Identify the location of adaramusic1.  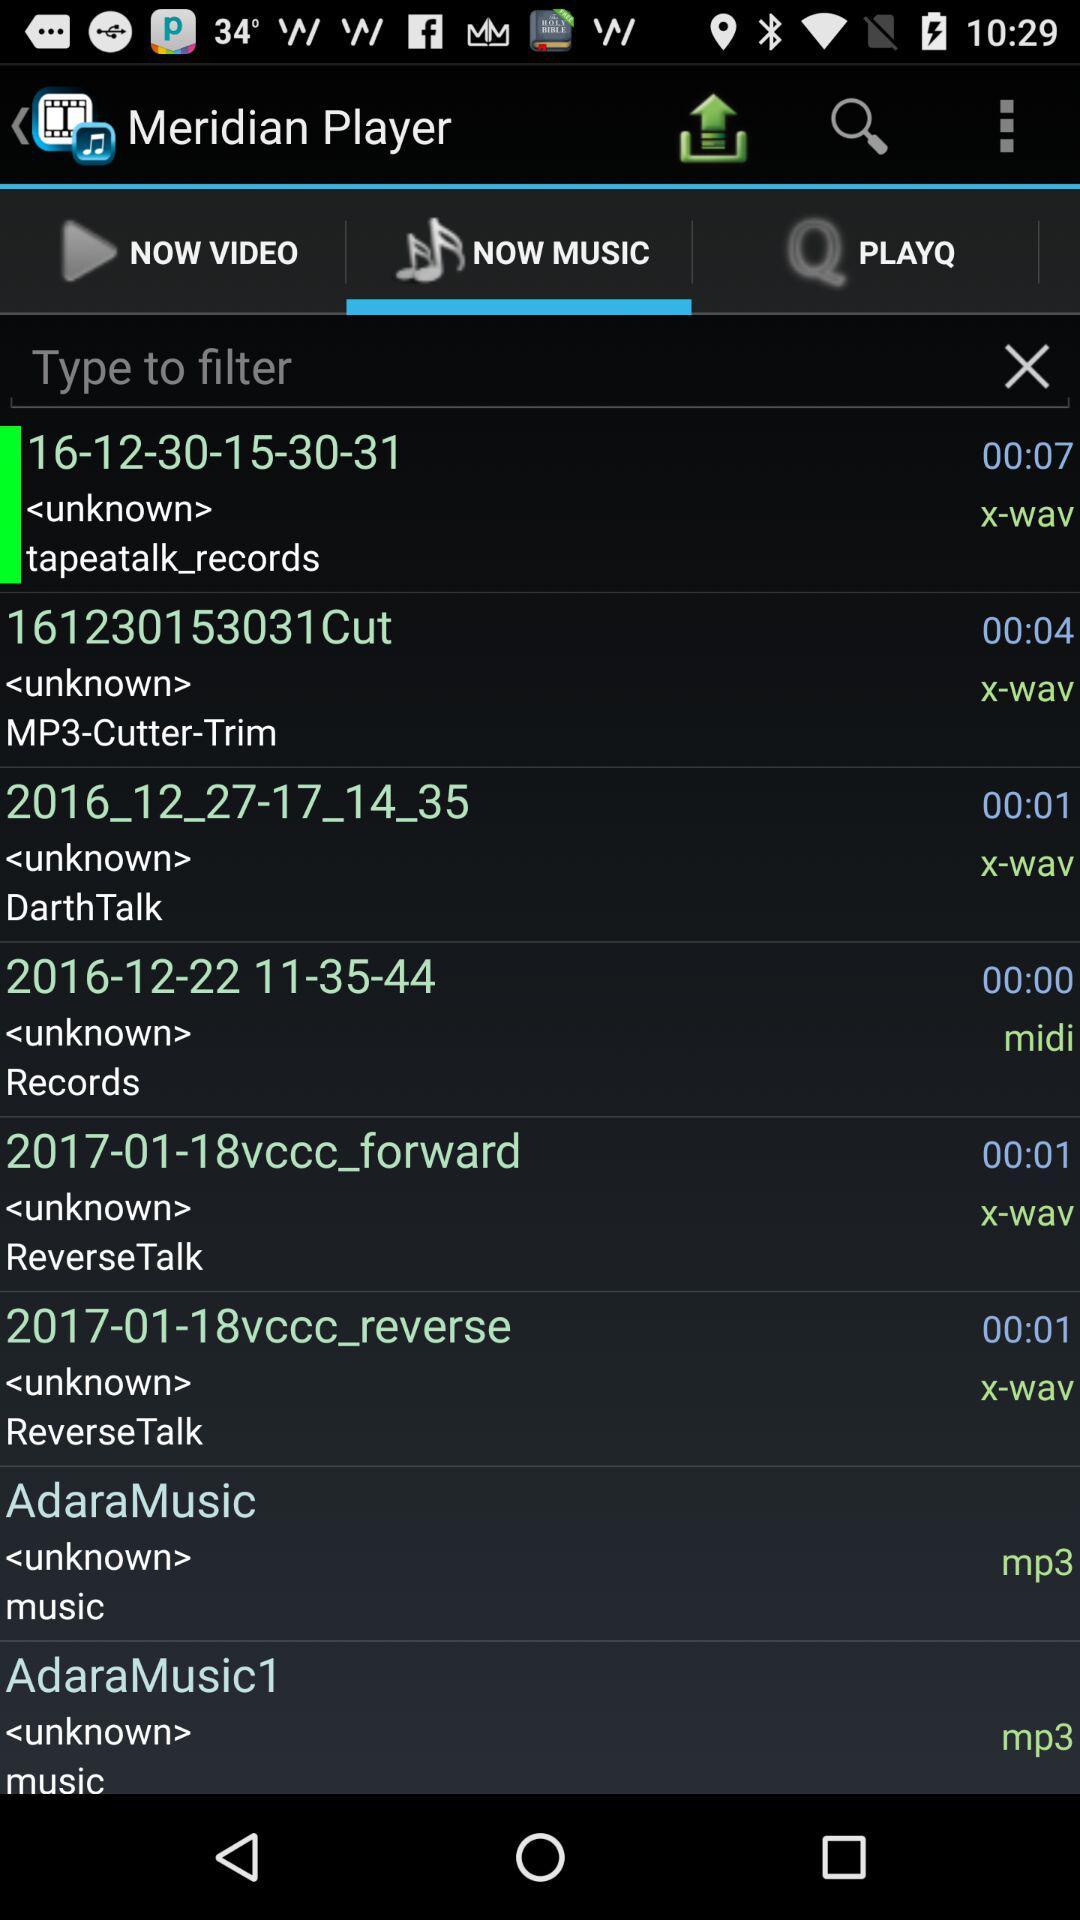
(533, 1673).